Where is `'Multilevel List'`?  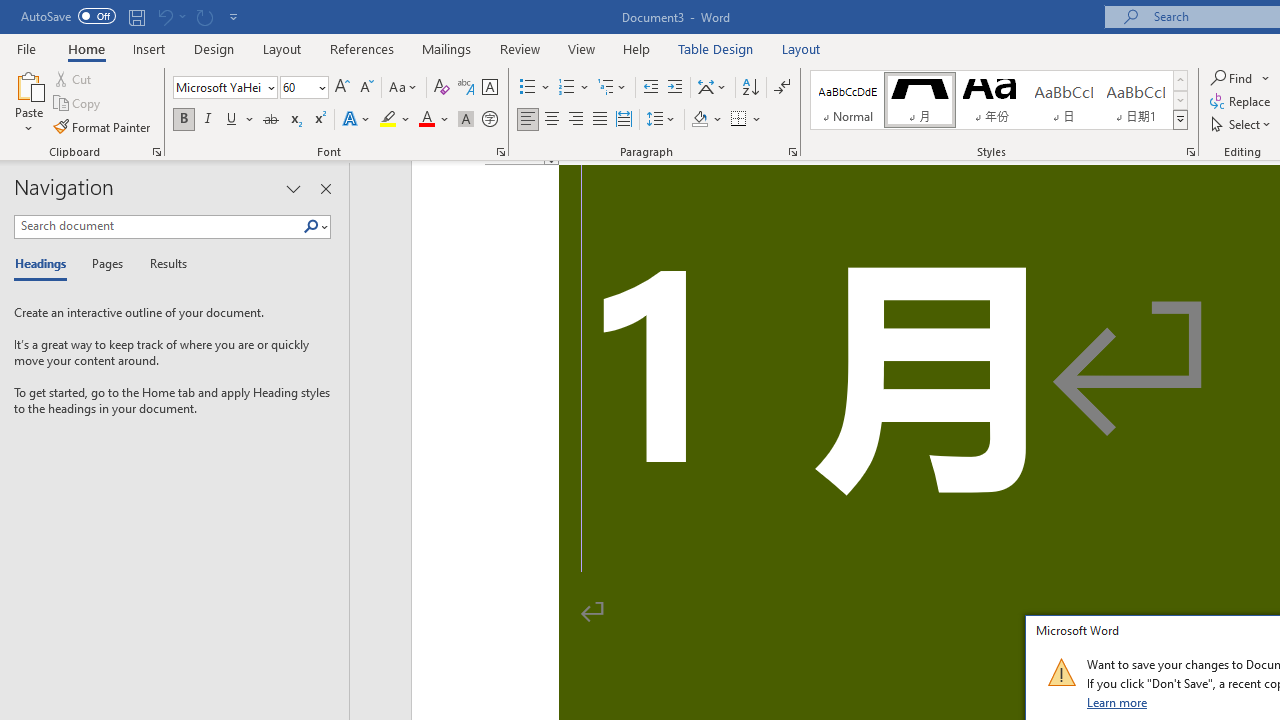
'Multilevel List' is located at coordinates (612, 86).